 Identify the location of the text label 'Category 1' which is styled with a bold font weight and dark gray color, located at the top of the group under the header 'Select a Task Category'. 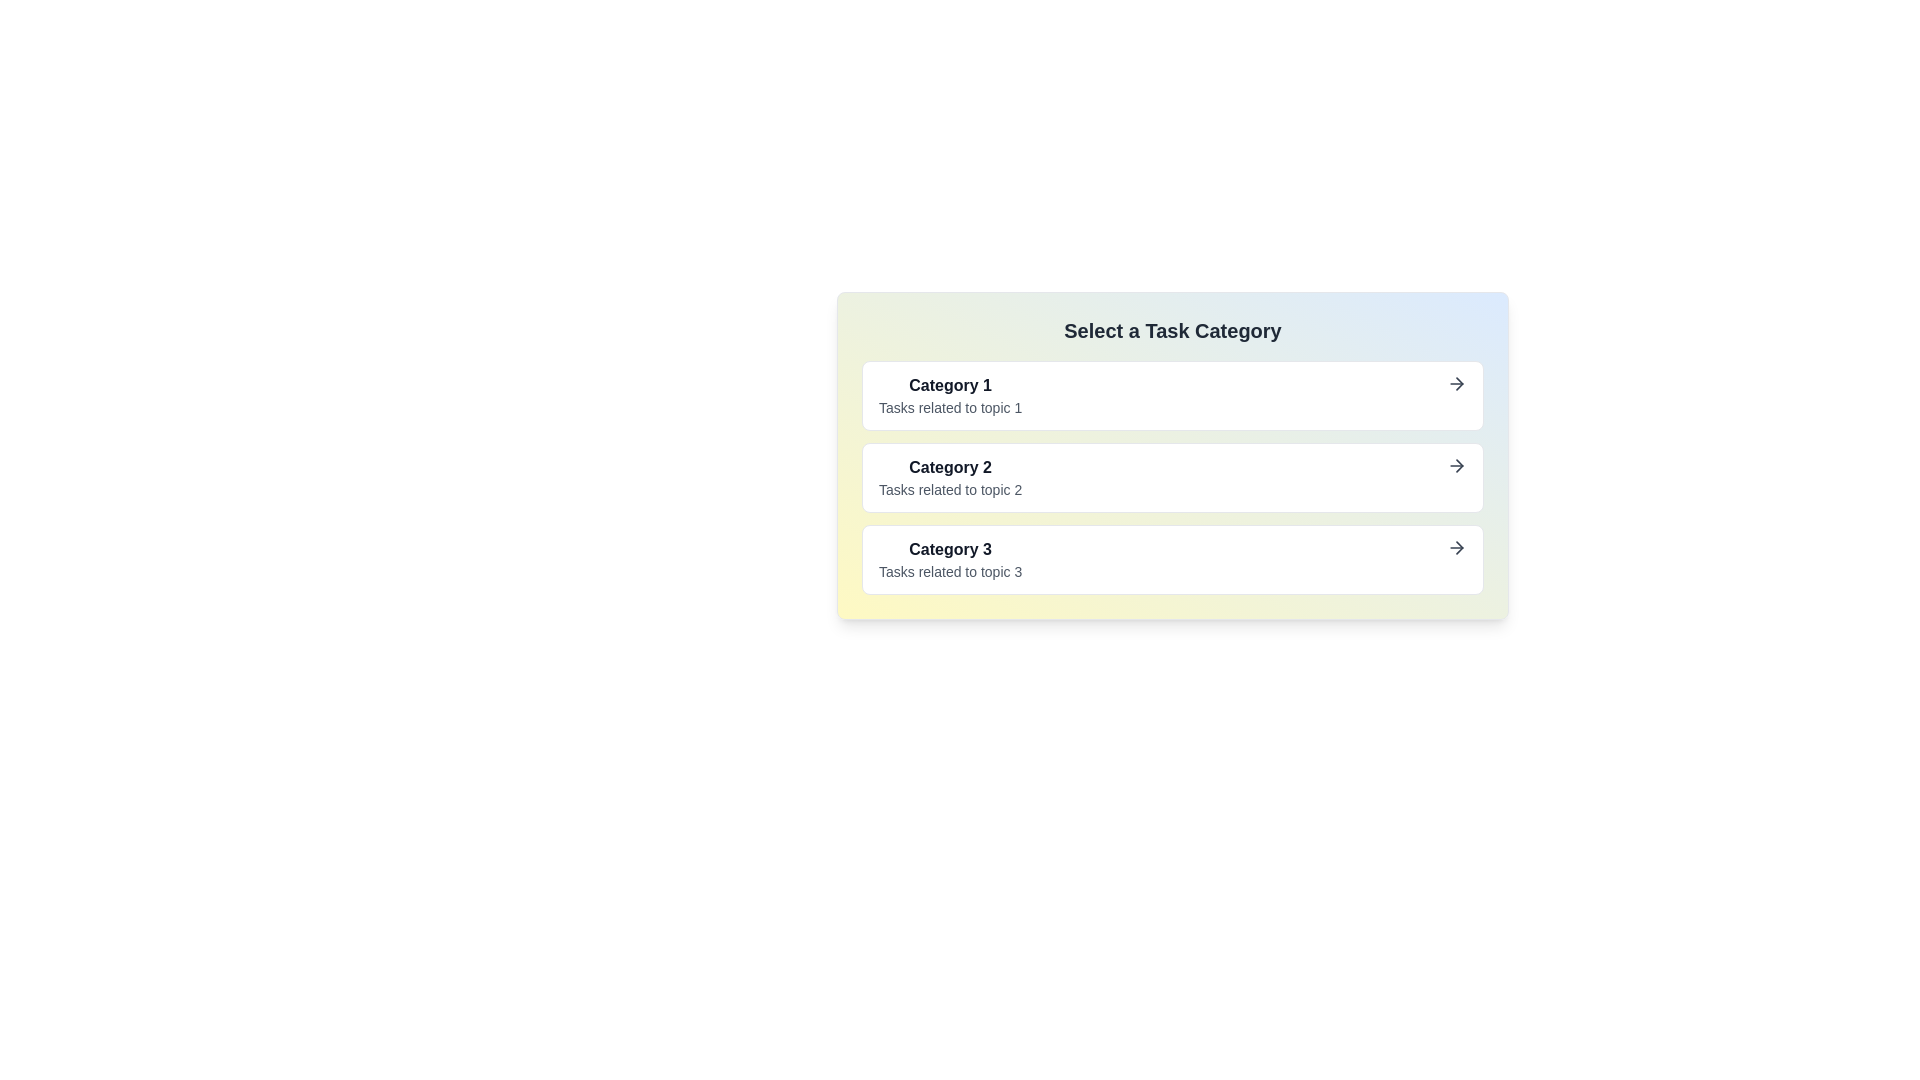
(949, 385).